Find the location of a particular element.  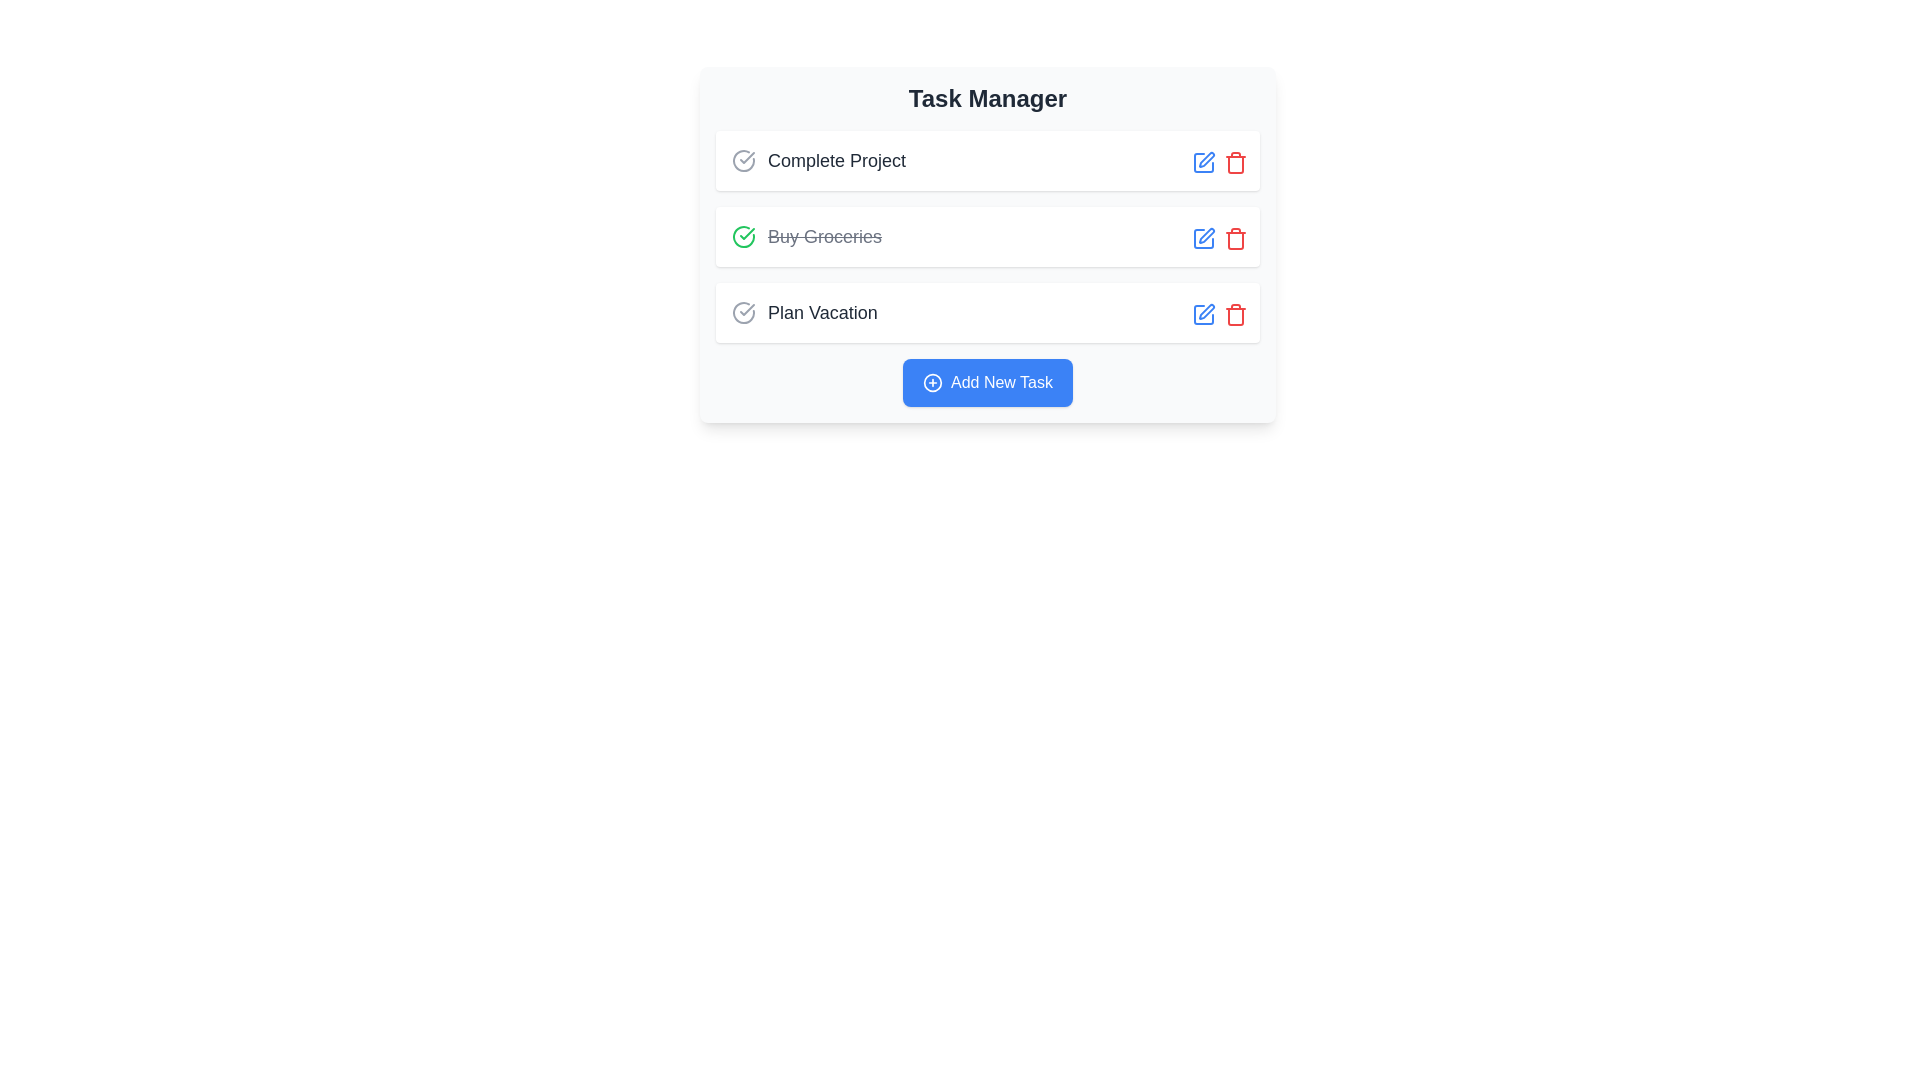

the first list item in the task list titled 'Complete Project' is located at coordinates (819, 160).